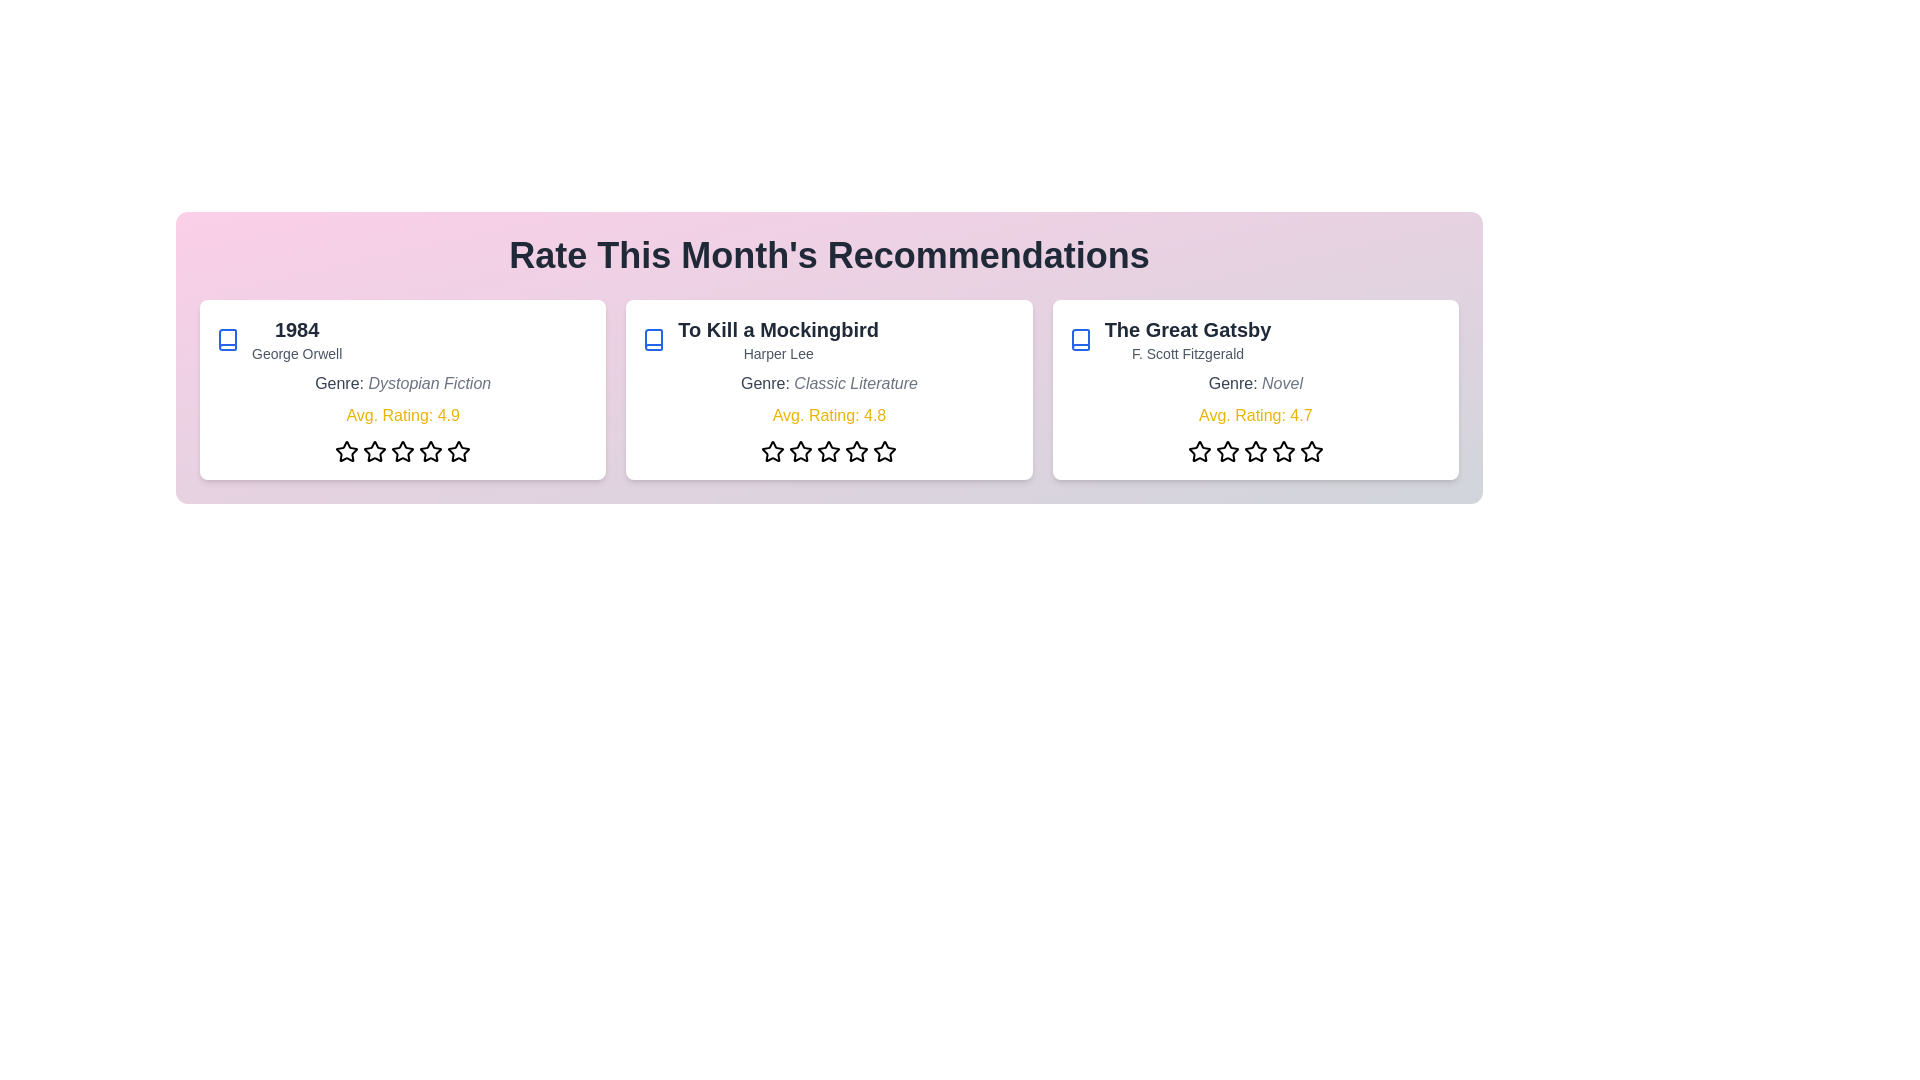 The width and height of the screenshot is (1920, 1080). What do you see at coordinates (1253, 389) in the screenshot?
I see `the book card for 'The Great Gatsby'` at bounding box center [1253, 389].